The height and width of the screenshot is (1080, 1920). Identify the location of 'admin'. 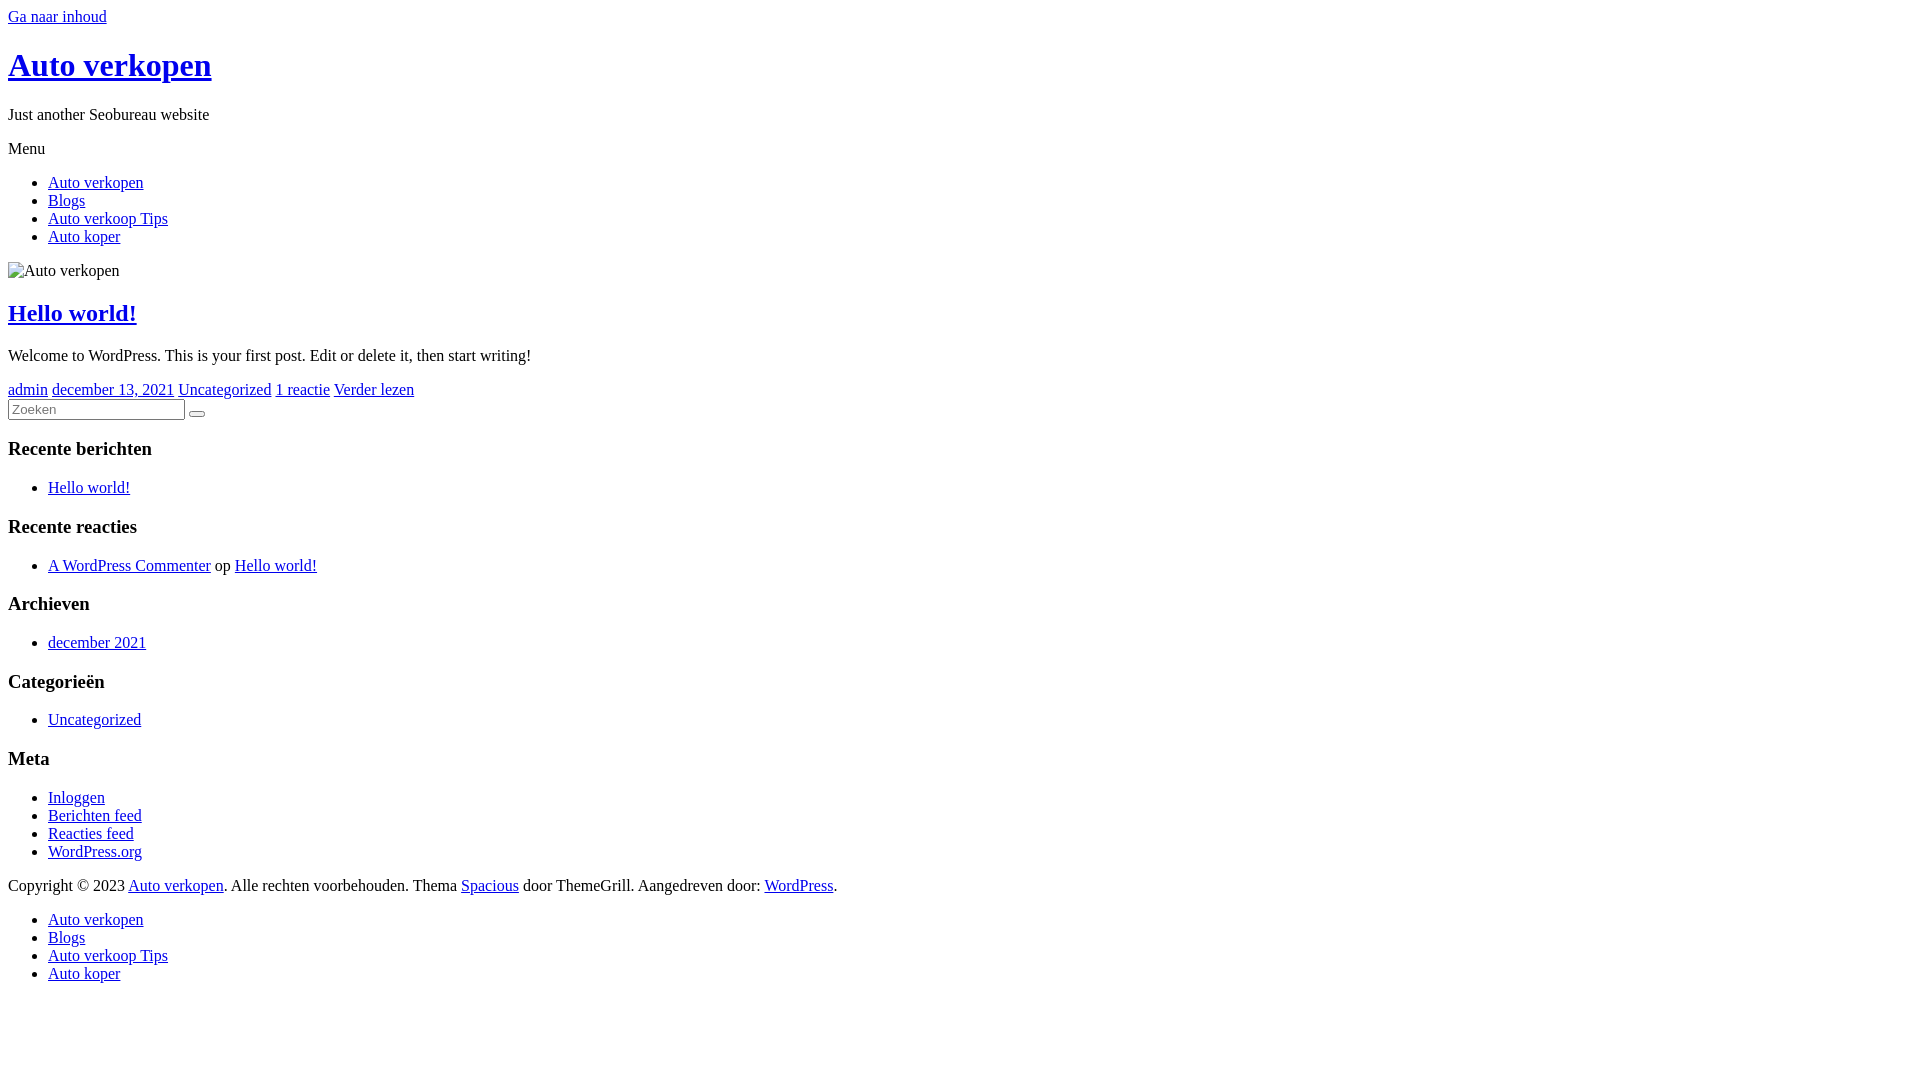
(28, 389).